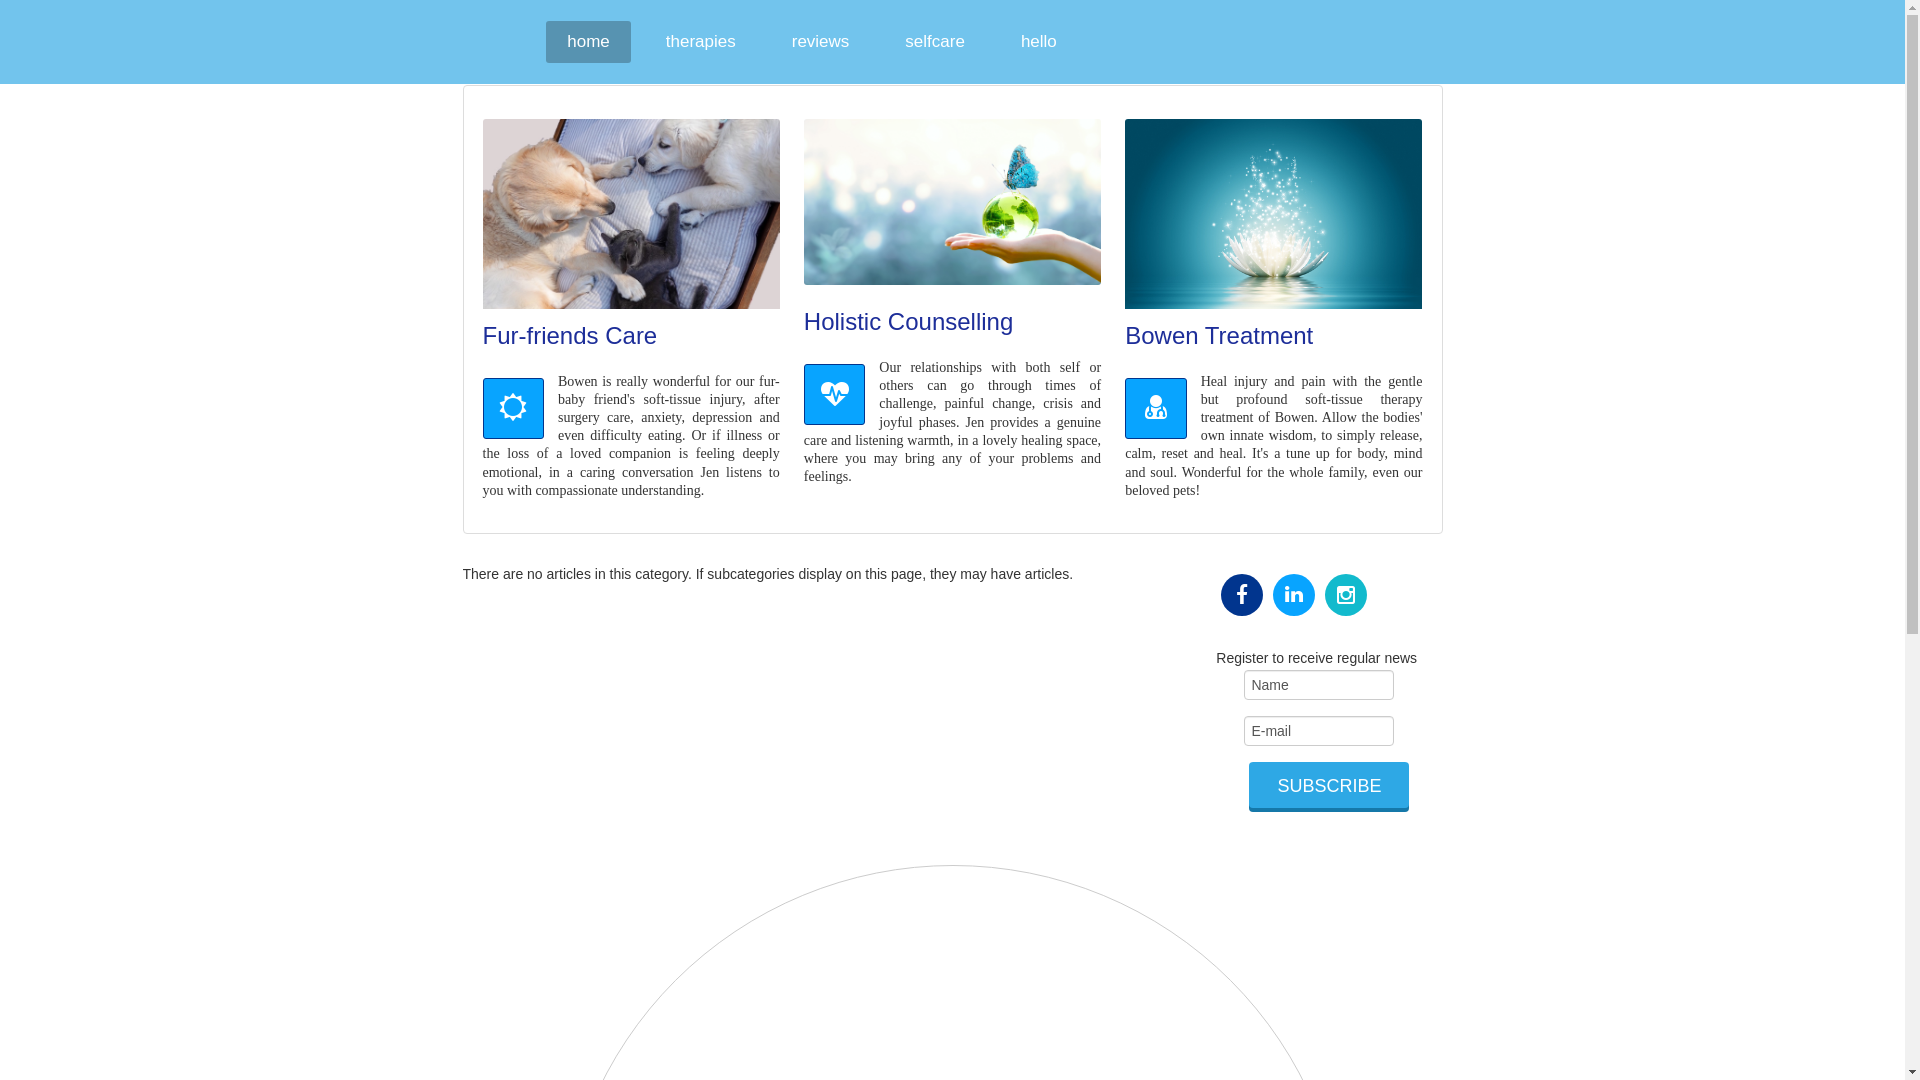  Describe the element at coordinates (770, 42) in the screenshot. I see `'reviews'` at that location.